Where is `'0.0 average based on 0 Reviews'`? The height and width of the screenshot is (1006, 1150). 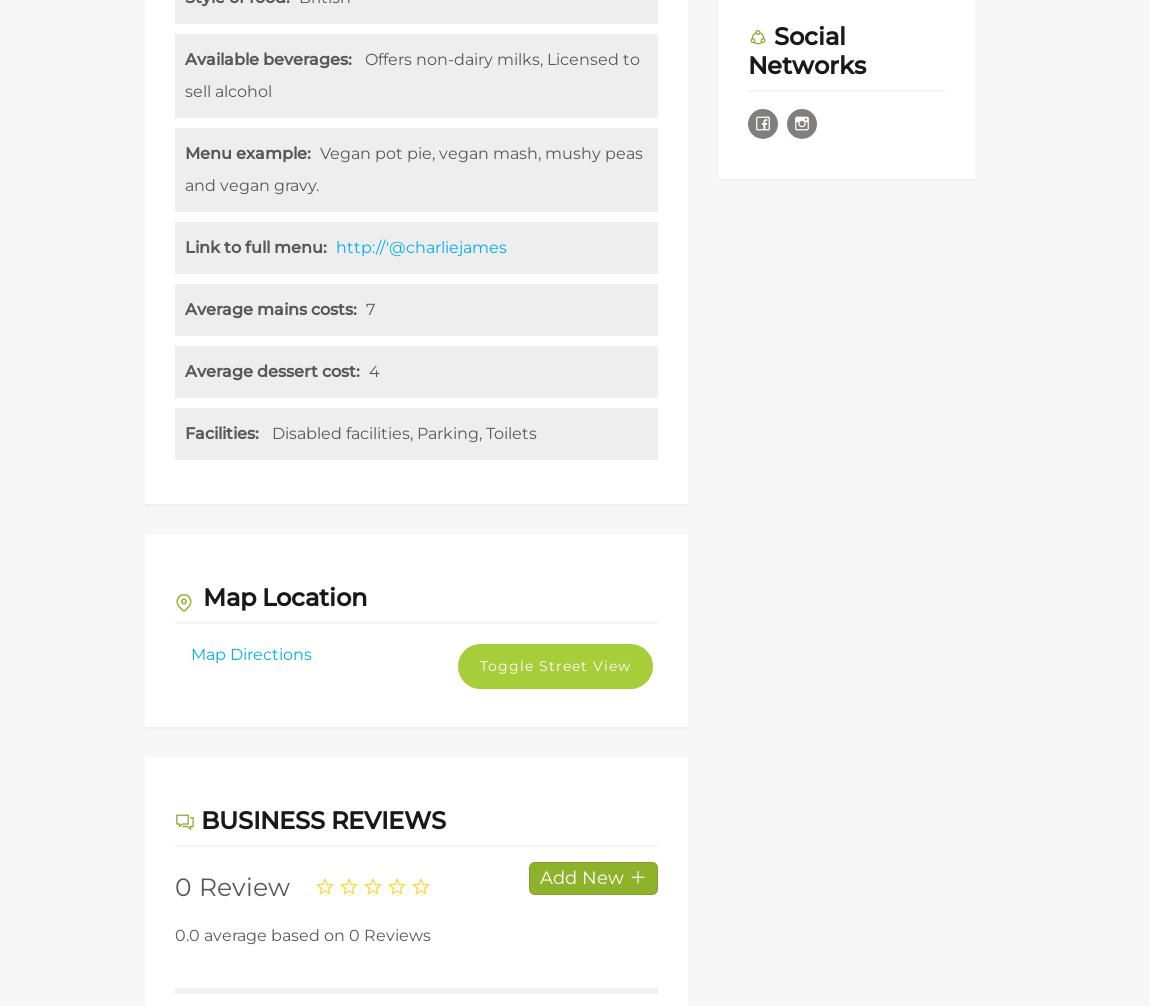 '0.0 average based on 0 Reviews' is located at coordinates (303, 934).